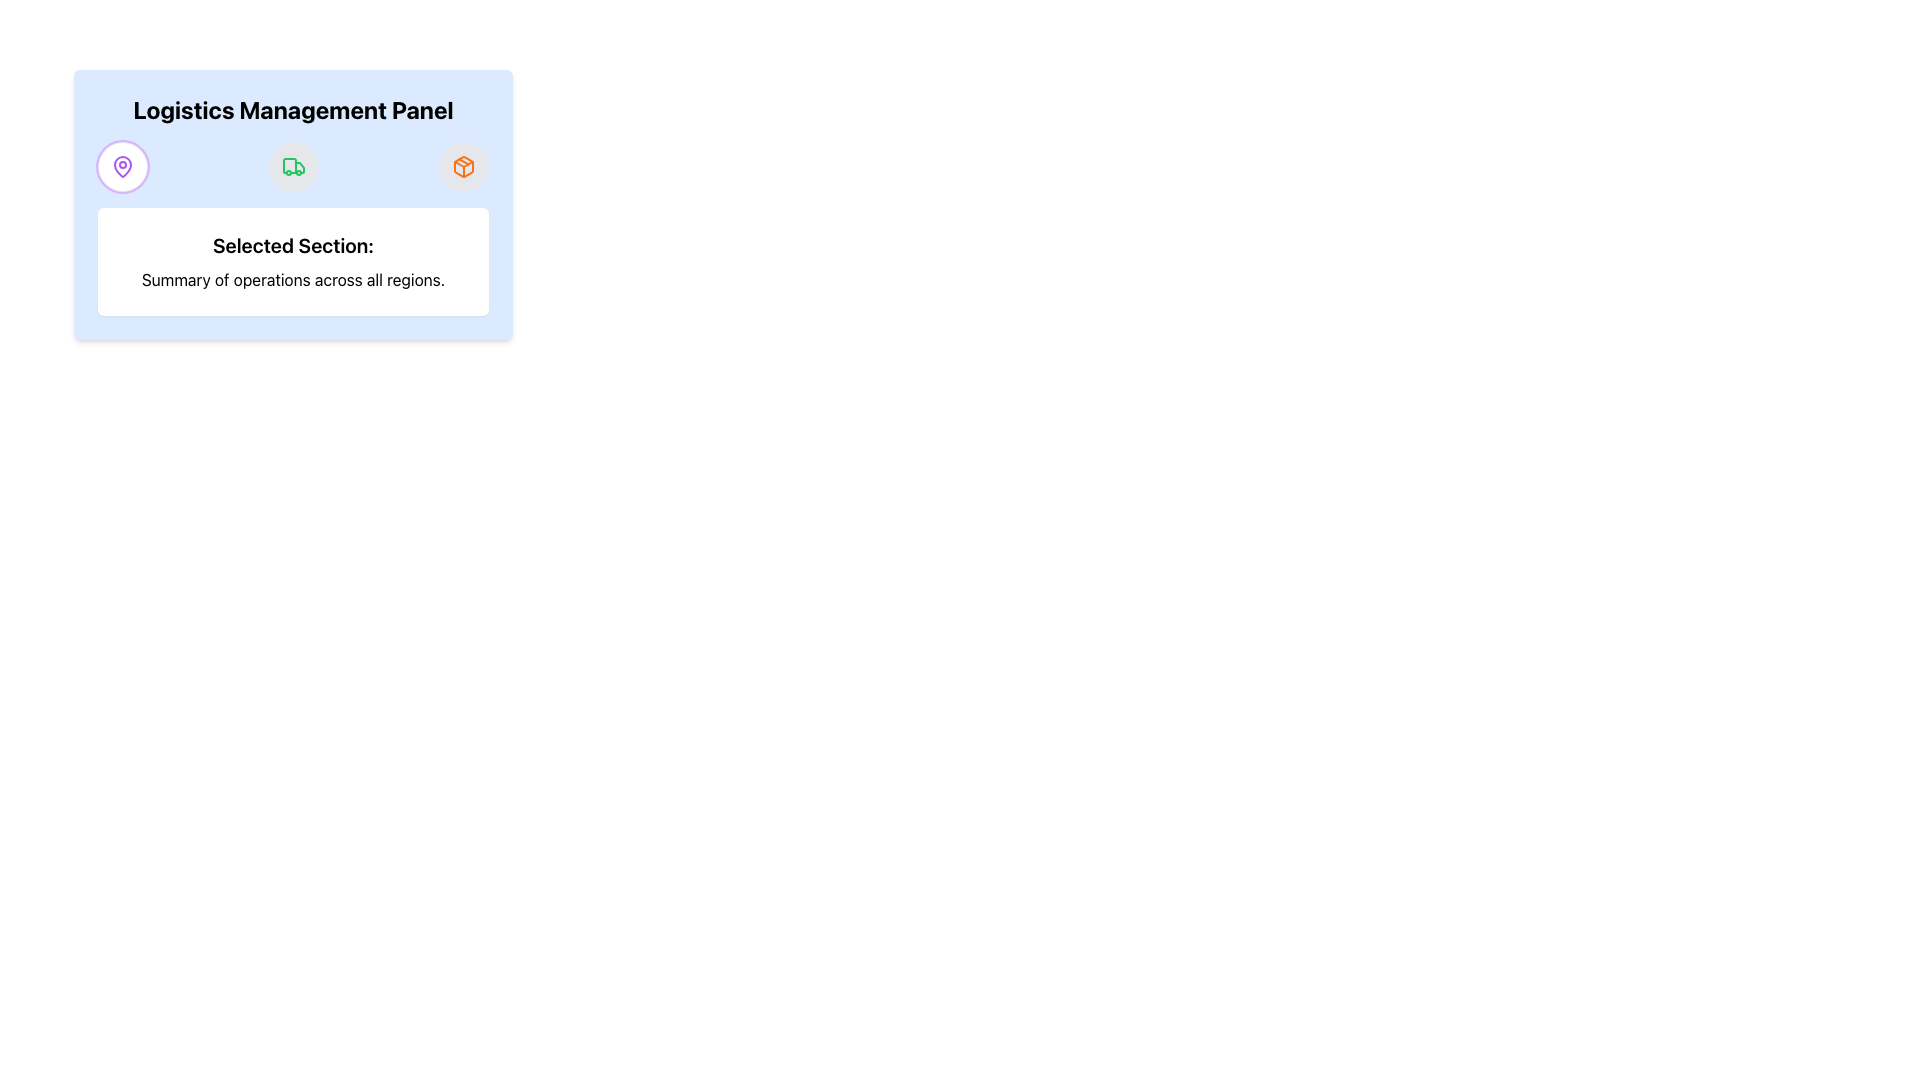  I want to click on the logistics/transportation icon located in the middle button of the three horizontally arranged buttons at the top center of the interface, so click(292, 165).